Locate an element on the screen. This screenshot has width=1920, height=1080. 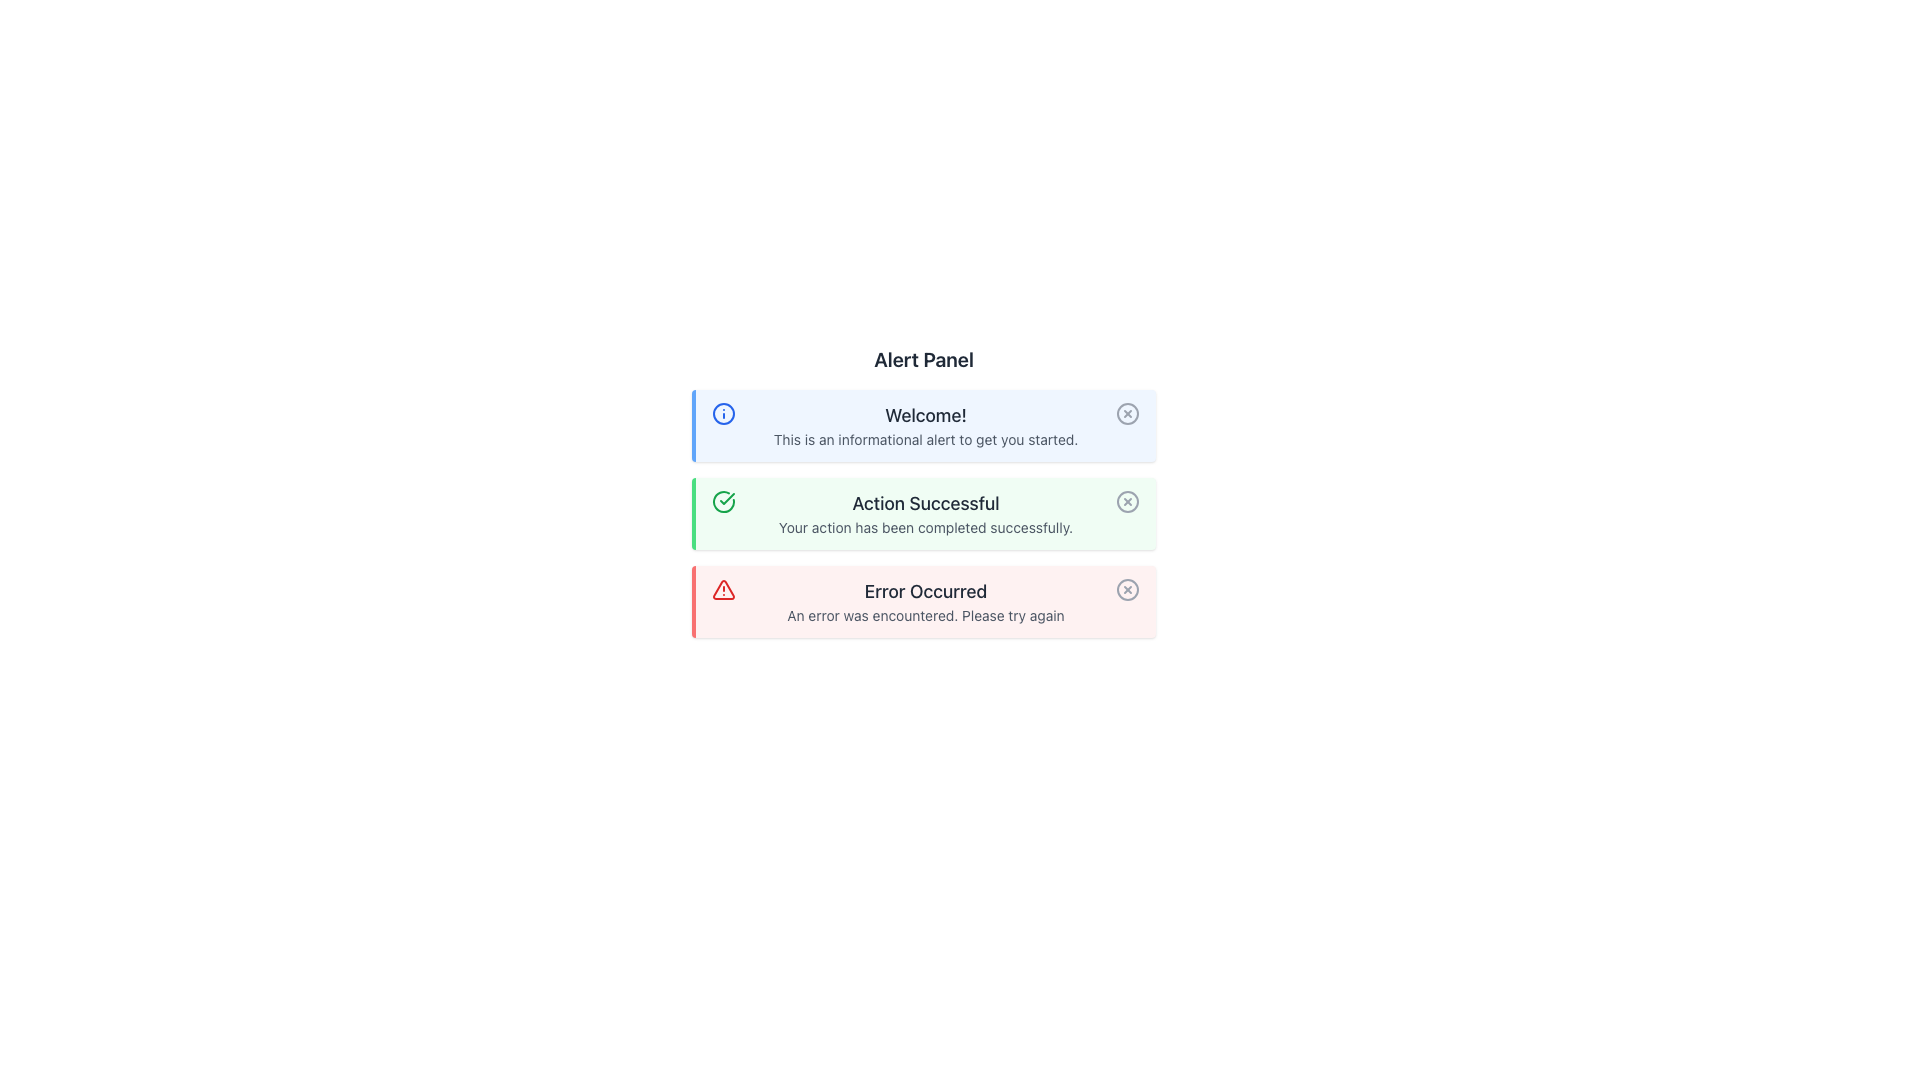
notification text displayed in the bottom-most red alert box, which informs the user about an error that has occurred in the application is located at coordinates (925, 600).